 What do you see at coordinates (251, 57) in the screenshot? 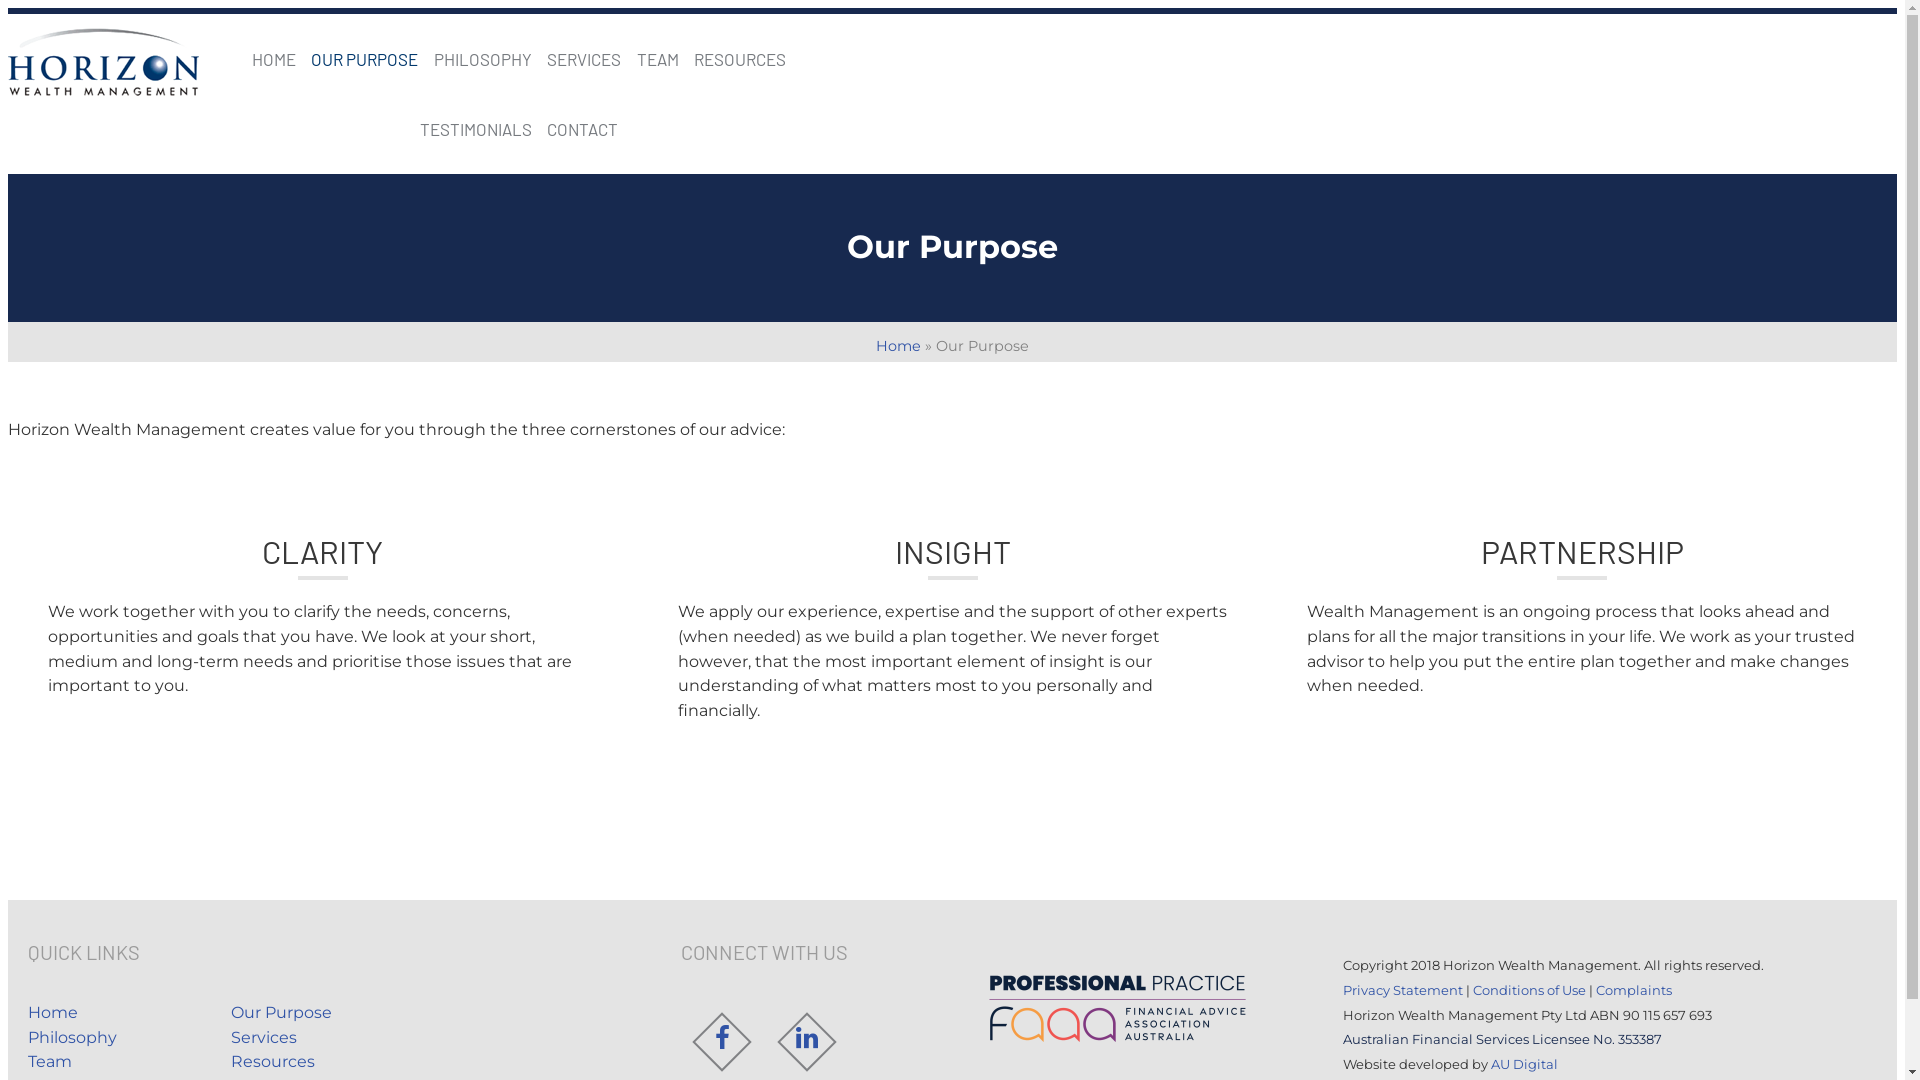
I see `'HOME'` at bounding box center [251, 57].